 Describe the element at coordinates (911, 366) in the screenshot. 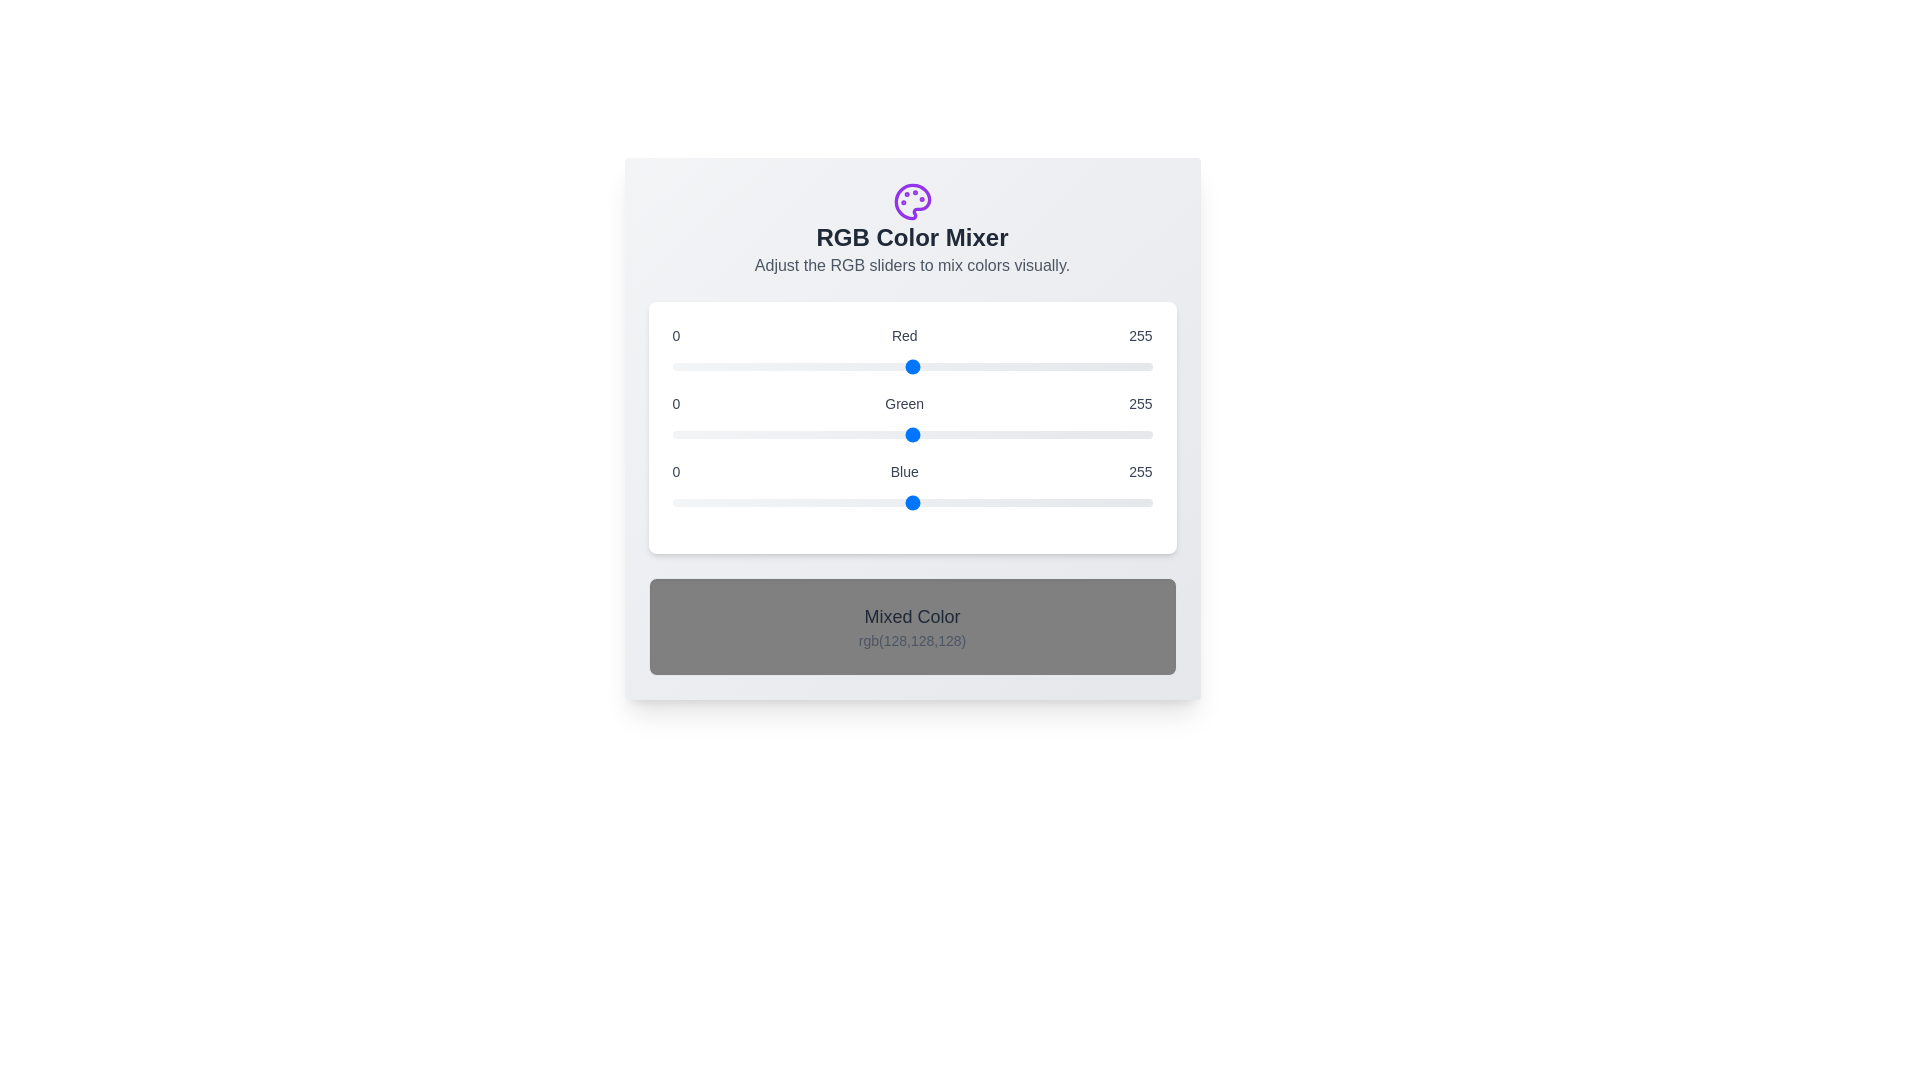

I see `the 0 slider to the value 209 to observe the resulting mixed color` at that location.